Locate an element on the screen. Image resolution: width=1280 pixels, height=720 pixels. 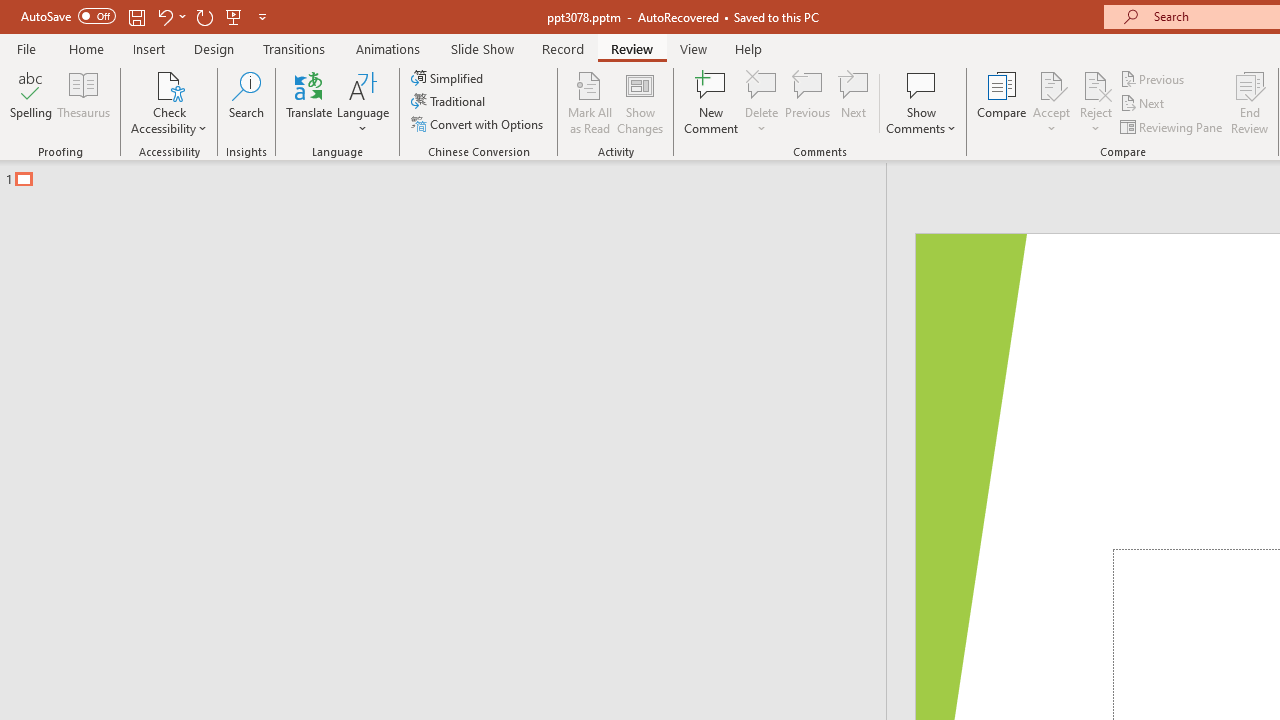
'Translate' is located at coordinates (308, 103).